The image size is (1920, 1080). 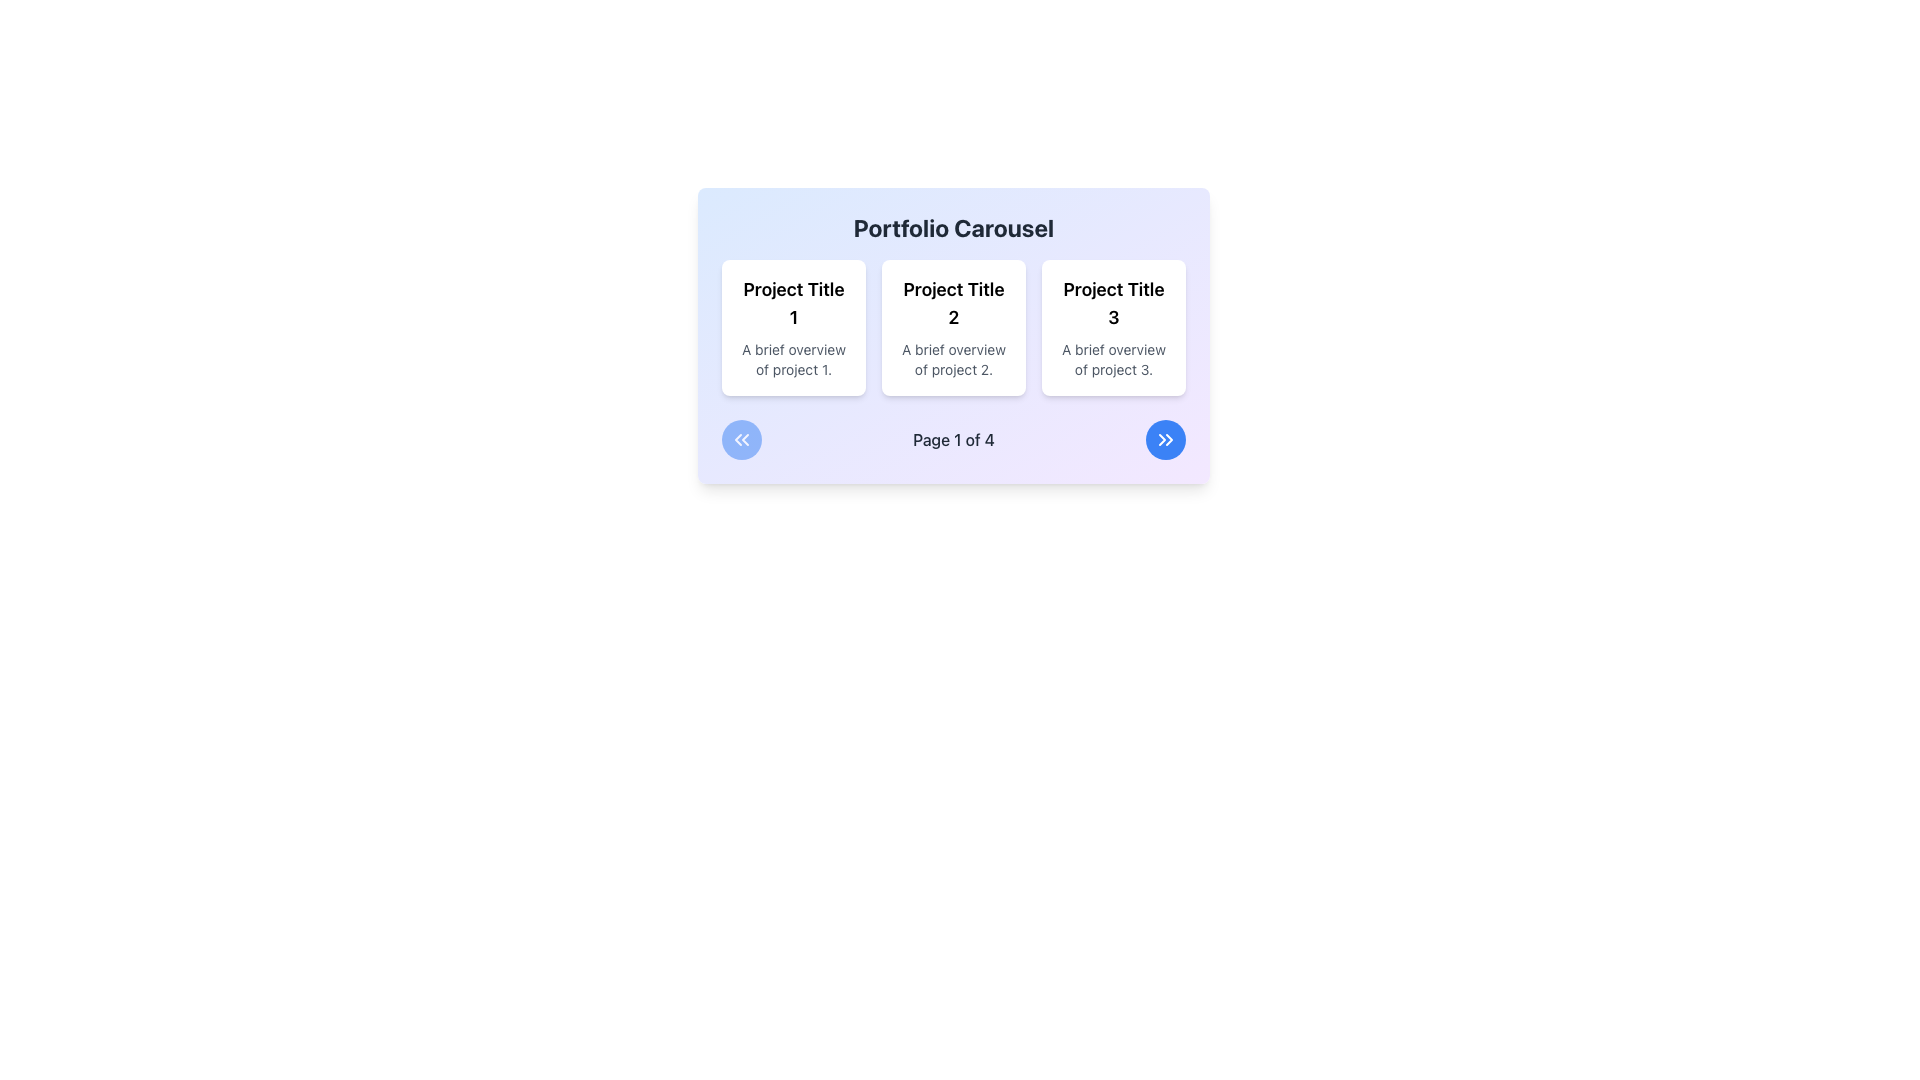 I want to click on the first rightward pointing arrow icon, which is styled as a minimalistic vector graphic, so click(x=1162, y=438).